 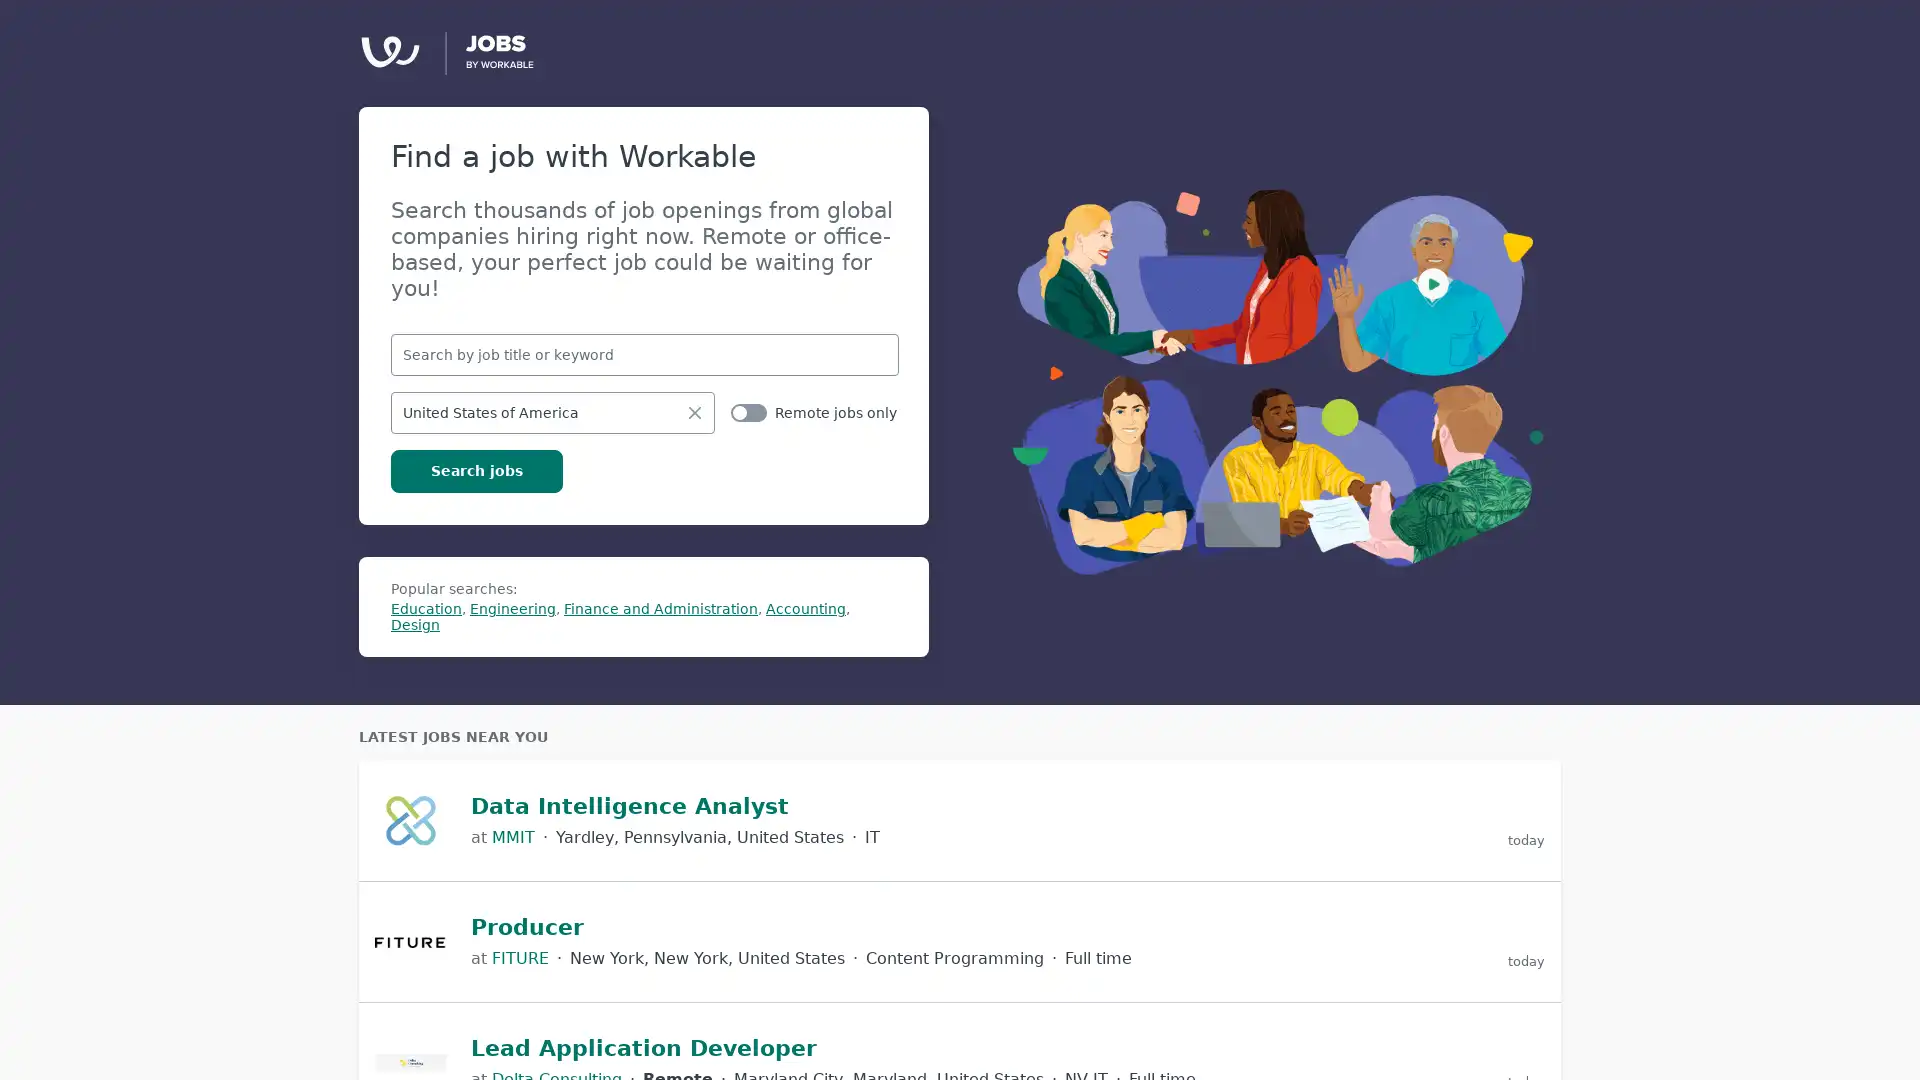 I want to click on Producer, so click(x=527, y=927).